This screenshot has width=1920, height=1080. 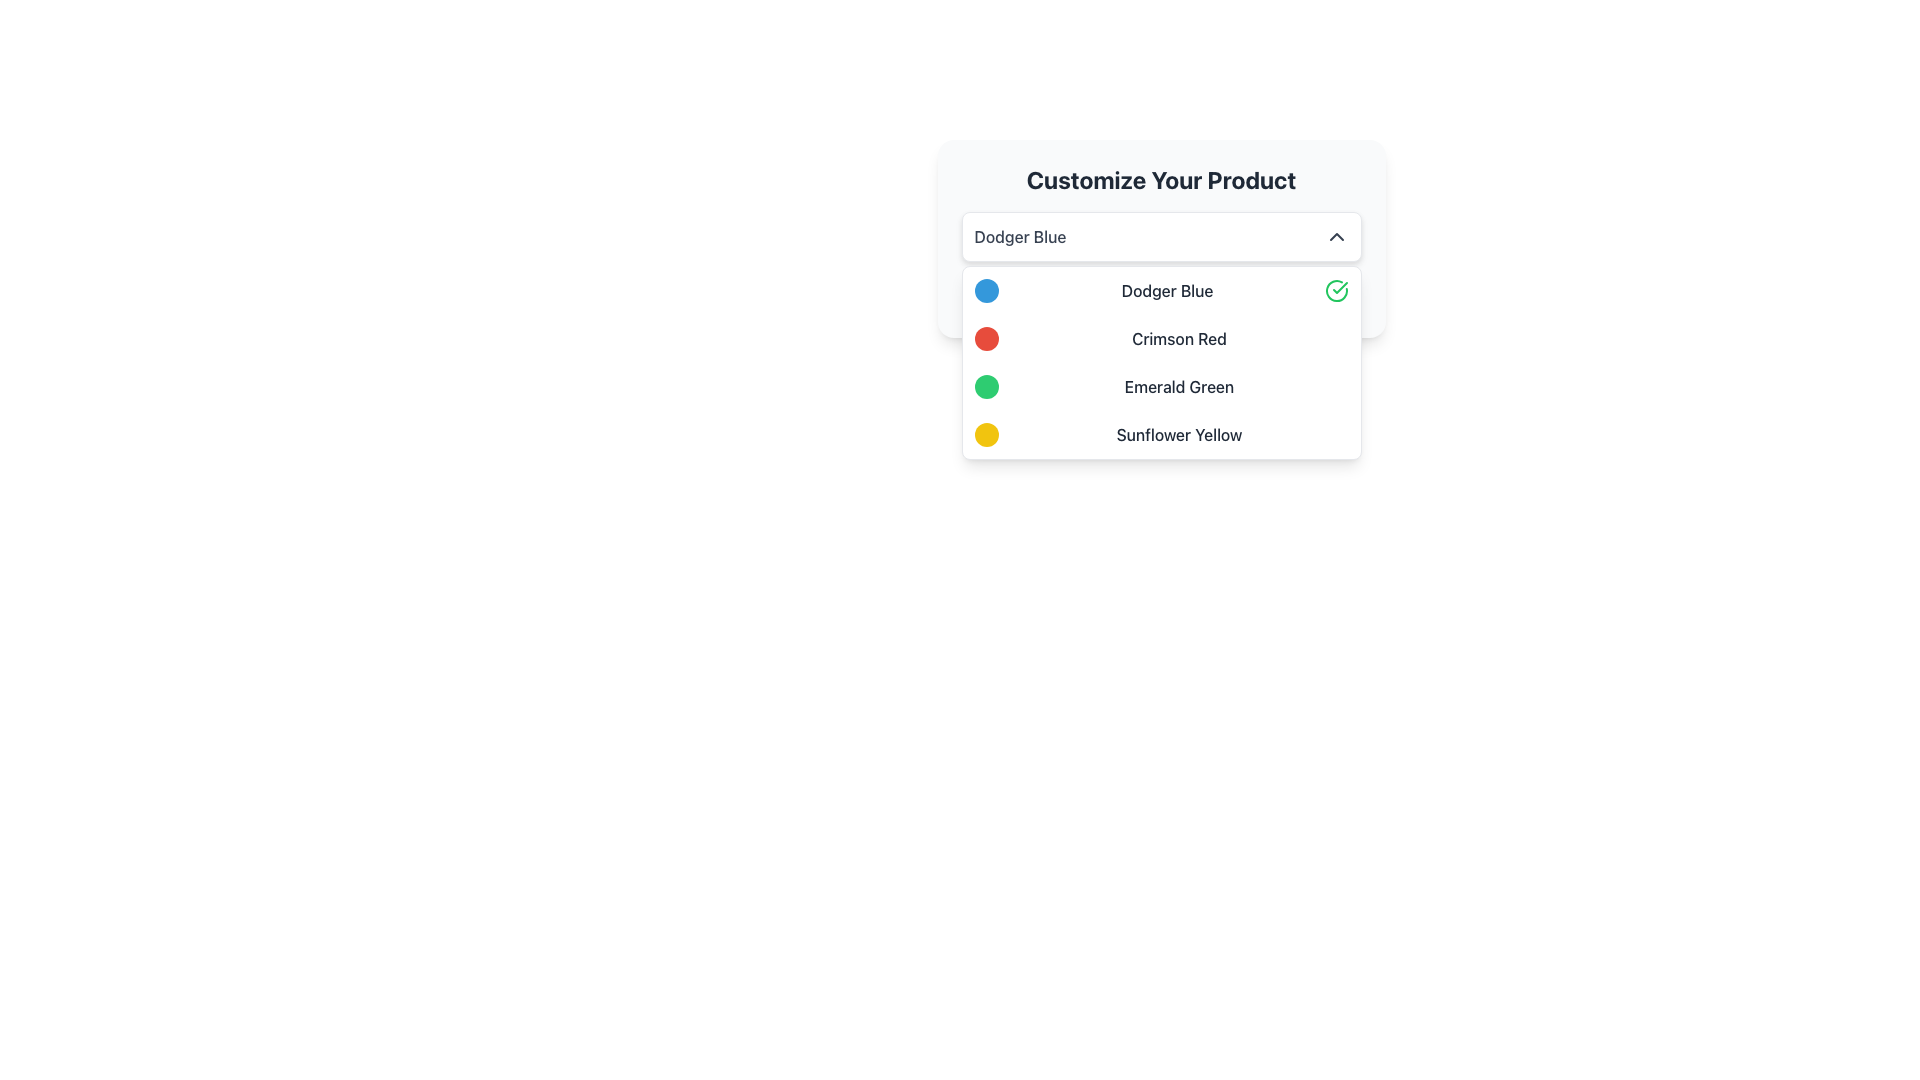 I want to click on the 'Emerald Green' option, so click(x=1161, y=386).